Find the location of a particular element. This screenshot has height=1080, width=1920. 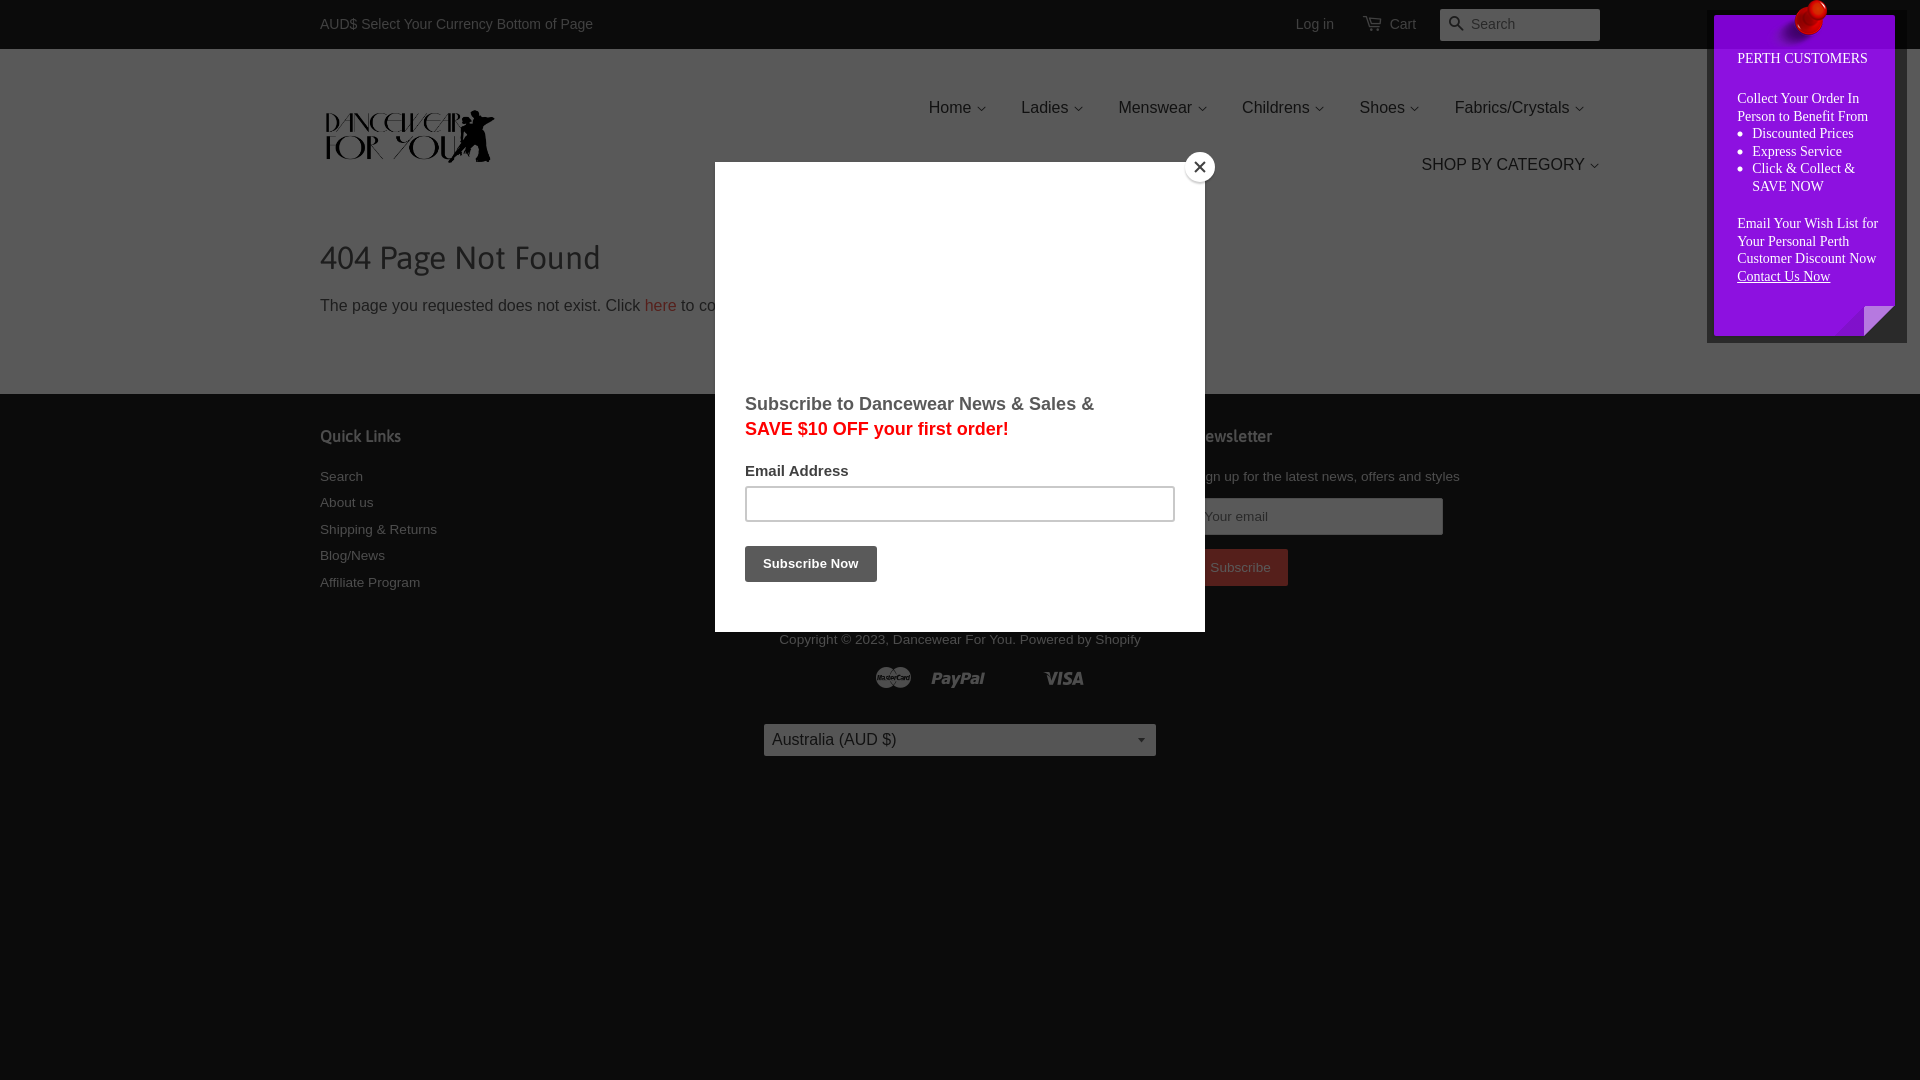

'About us' is located at coordinates (346, 501).